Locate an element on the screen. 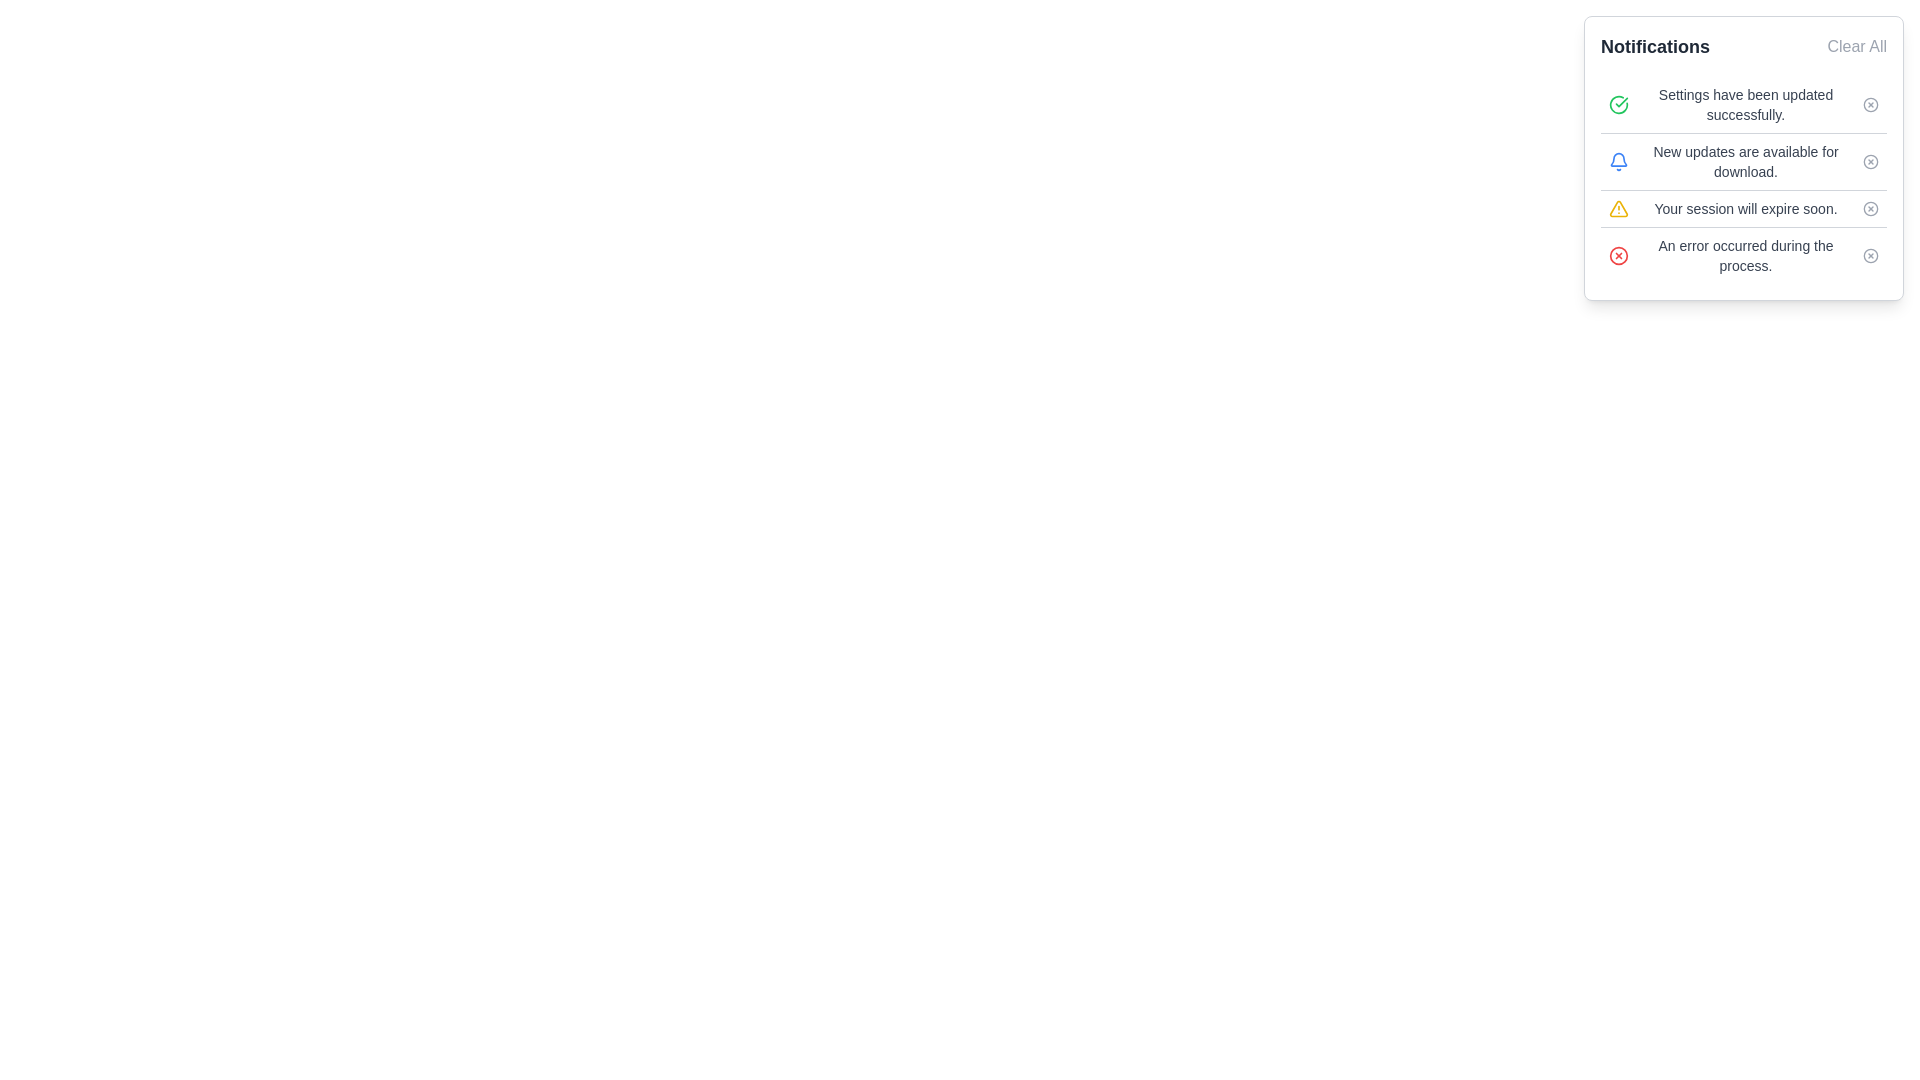 The height and width of the screenshot is (1080, 1920). the Text Label displaying the message 'An error occurred during the process.' which is located at the bottom-right corner of the notification card is located at coordinates (1745, 254).